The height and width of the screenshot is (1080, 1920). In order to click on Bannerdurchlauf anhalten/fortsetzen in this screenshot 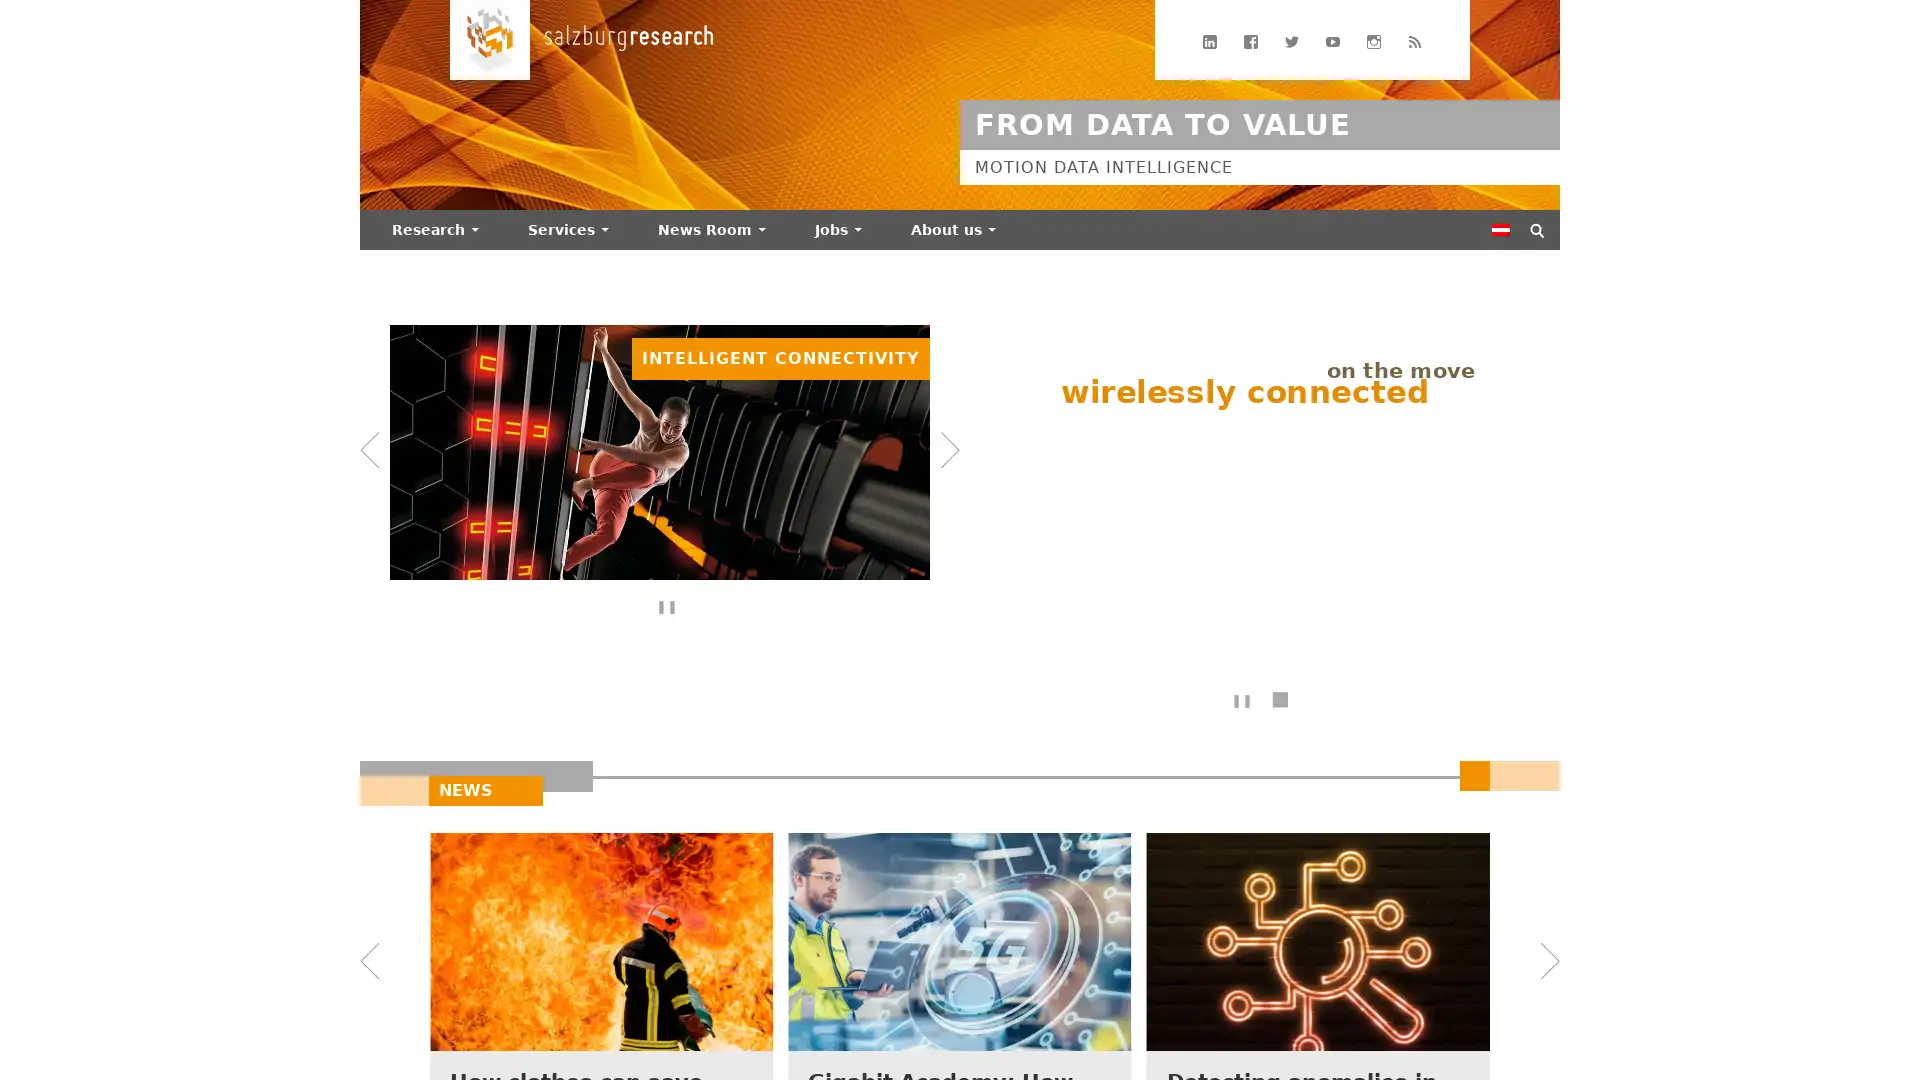, I will do `click(667, 604)`.